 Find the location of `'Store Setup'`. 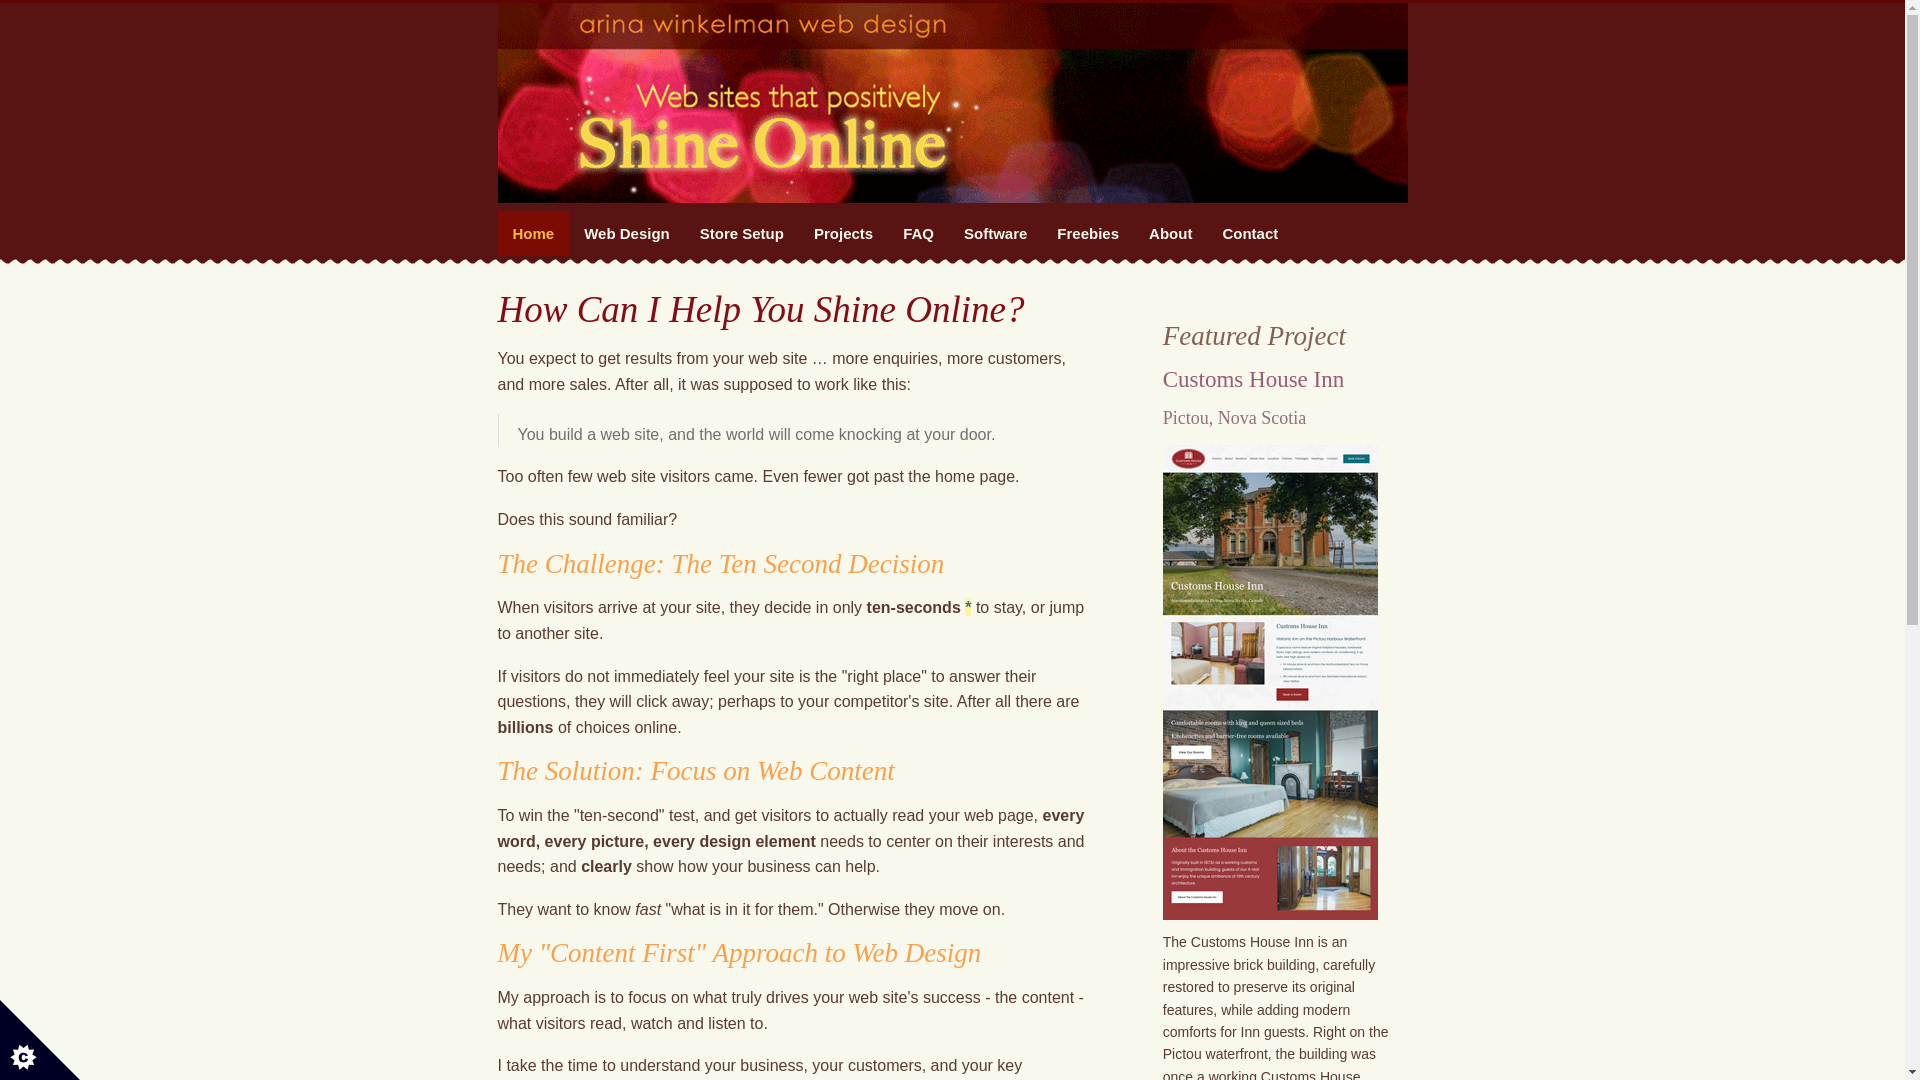

'Store Setup' is located at coordinates (741, 232).